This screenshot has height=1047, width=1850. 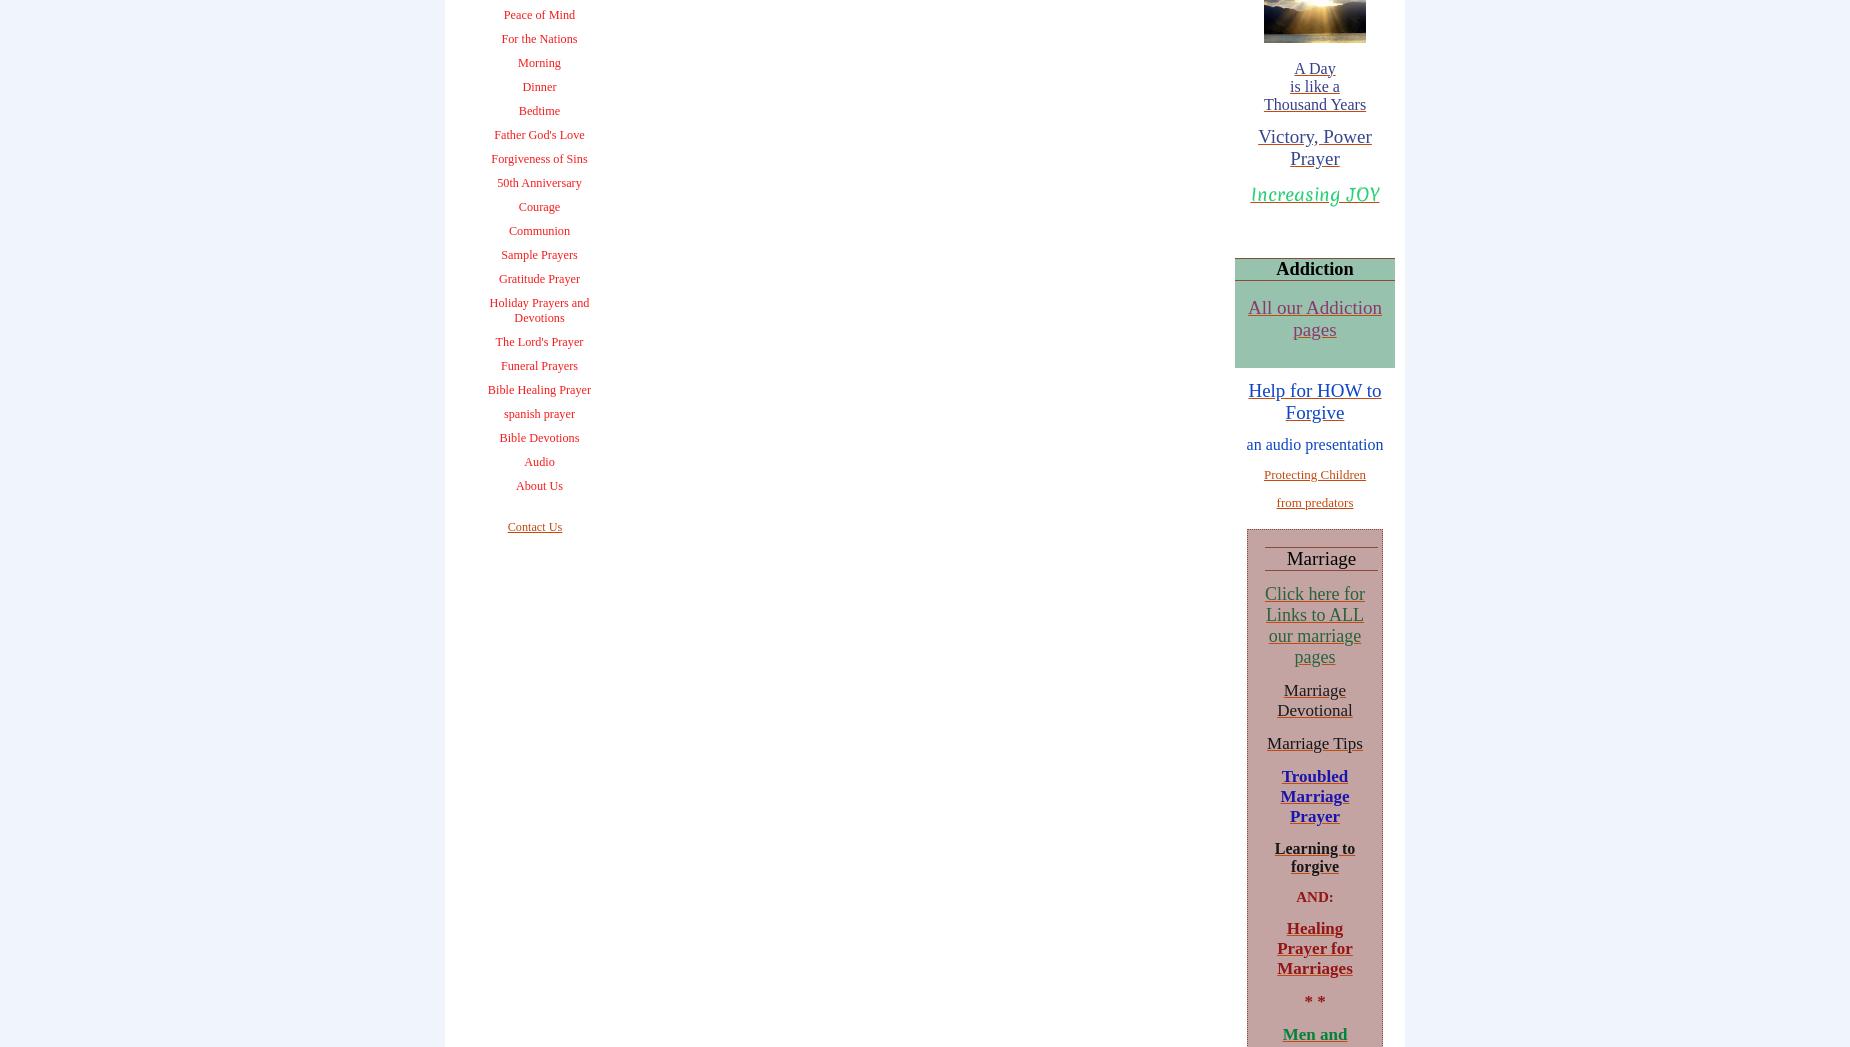 What do you see at coordinates (539, 63) in the screenshot?
I see `'Morning'` at bounding box center [539, 63].